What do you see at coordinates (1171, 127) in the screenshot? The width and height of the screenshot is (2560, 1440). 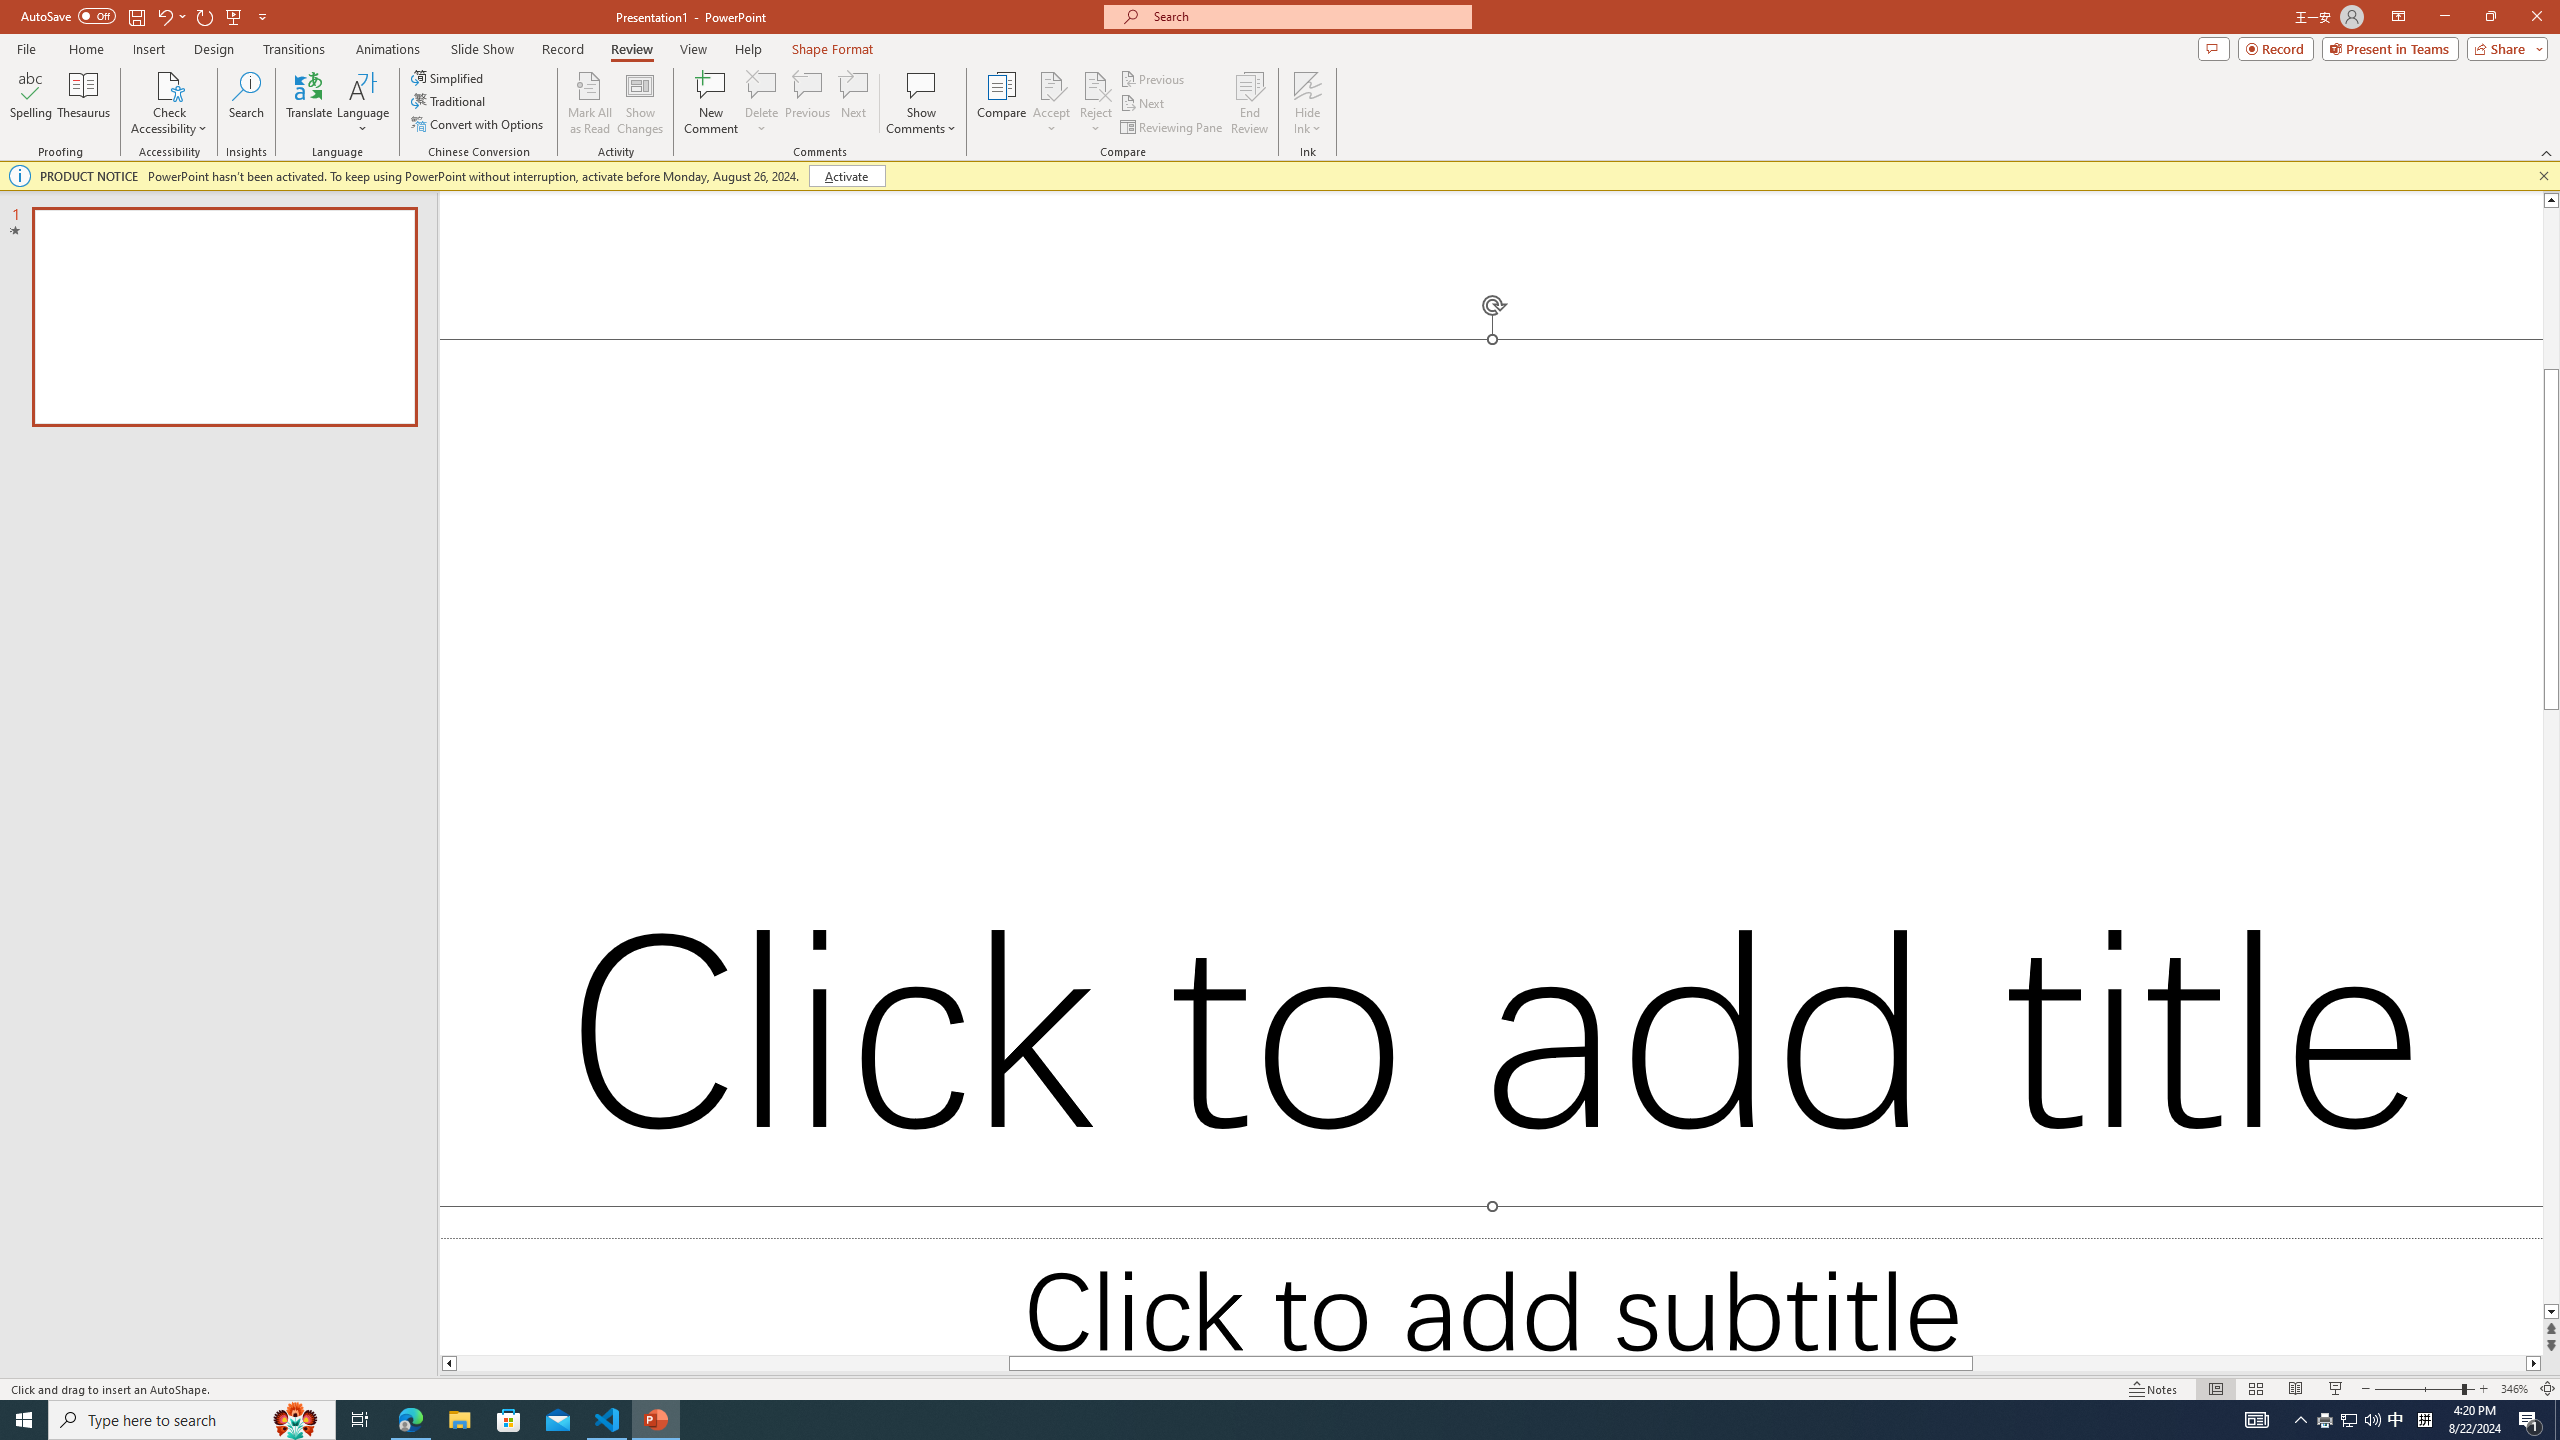 I see `'Reviewing Pane'` at bounding box center [1171, 127].